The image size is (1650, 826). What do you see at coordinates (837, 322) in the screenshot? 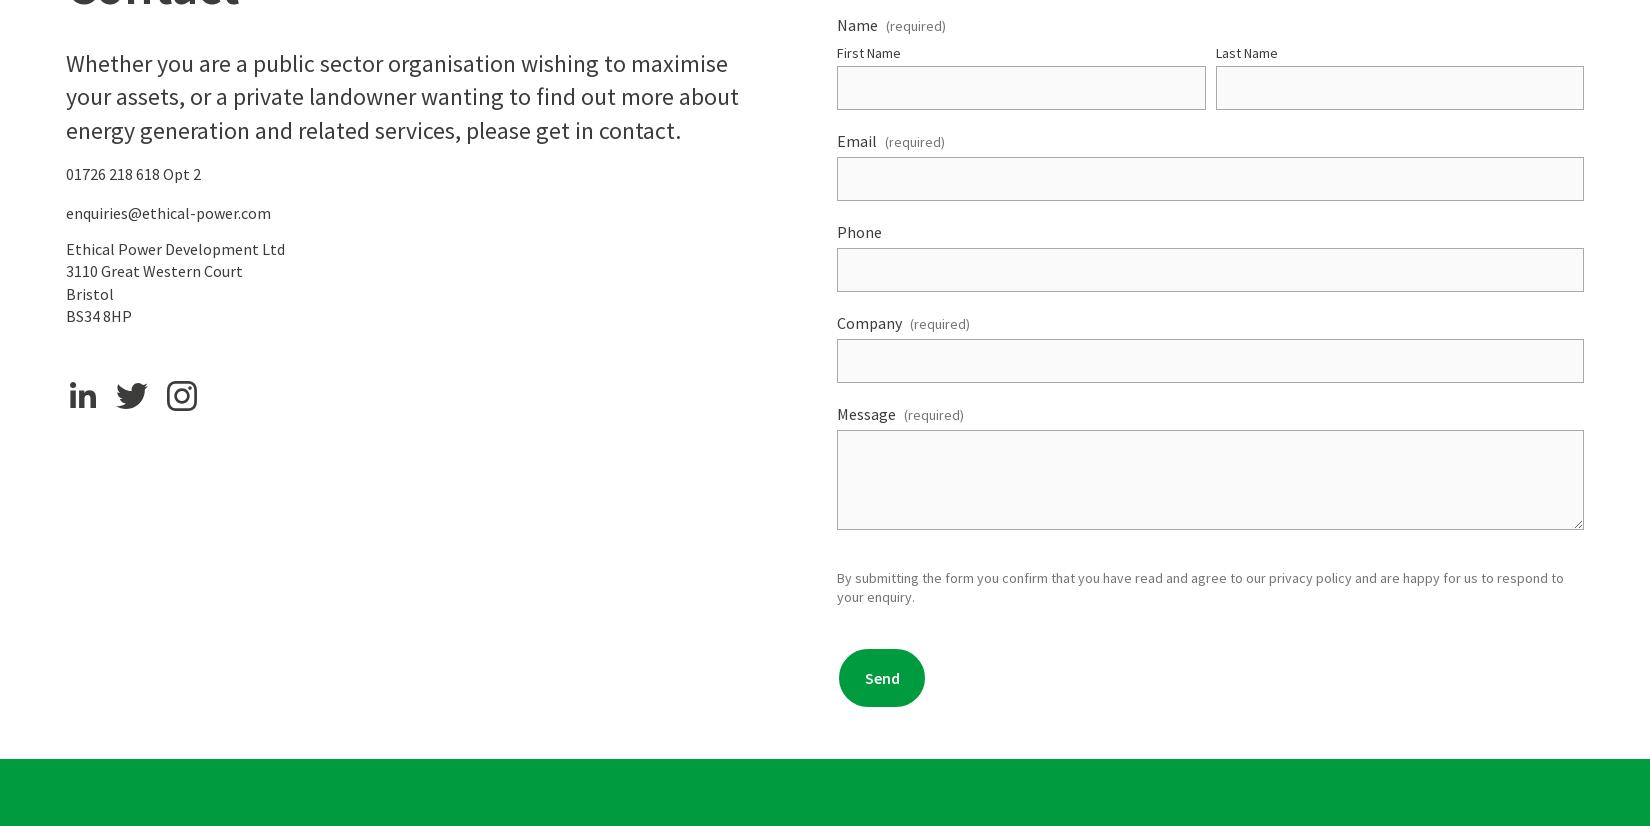
I see `'Company'` at bounding box center [837, 322].